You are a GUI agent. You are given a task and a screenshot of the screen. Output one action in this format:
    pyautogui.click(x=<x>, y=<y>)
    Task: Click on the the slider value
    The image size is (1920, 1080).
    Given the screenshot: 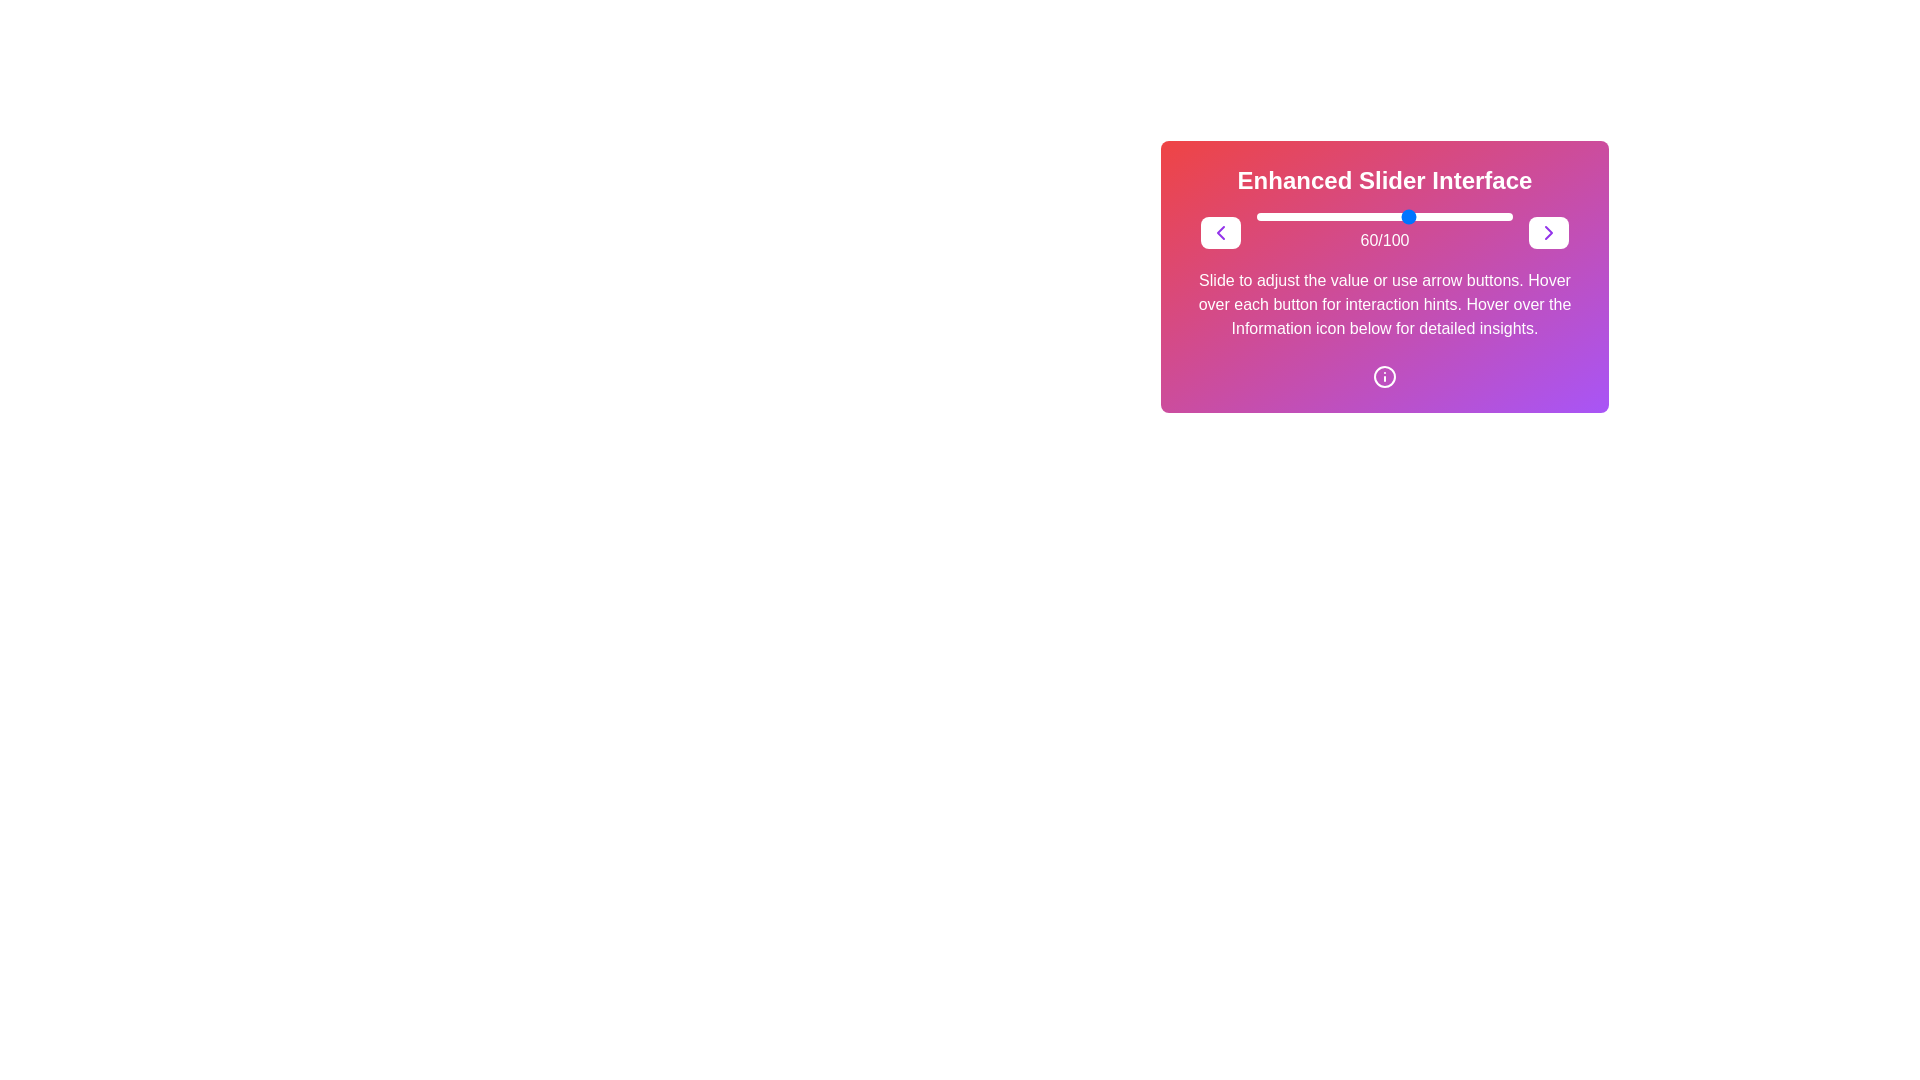 What is the action you would take?
    pyautogui.click(x=1315, y=216)
    